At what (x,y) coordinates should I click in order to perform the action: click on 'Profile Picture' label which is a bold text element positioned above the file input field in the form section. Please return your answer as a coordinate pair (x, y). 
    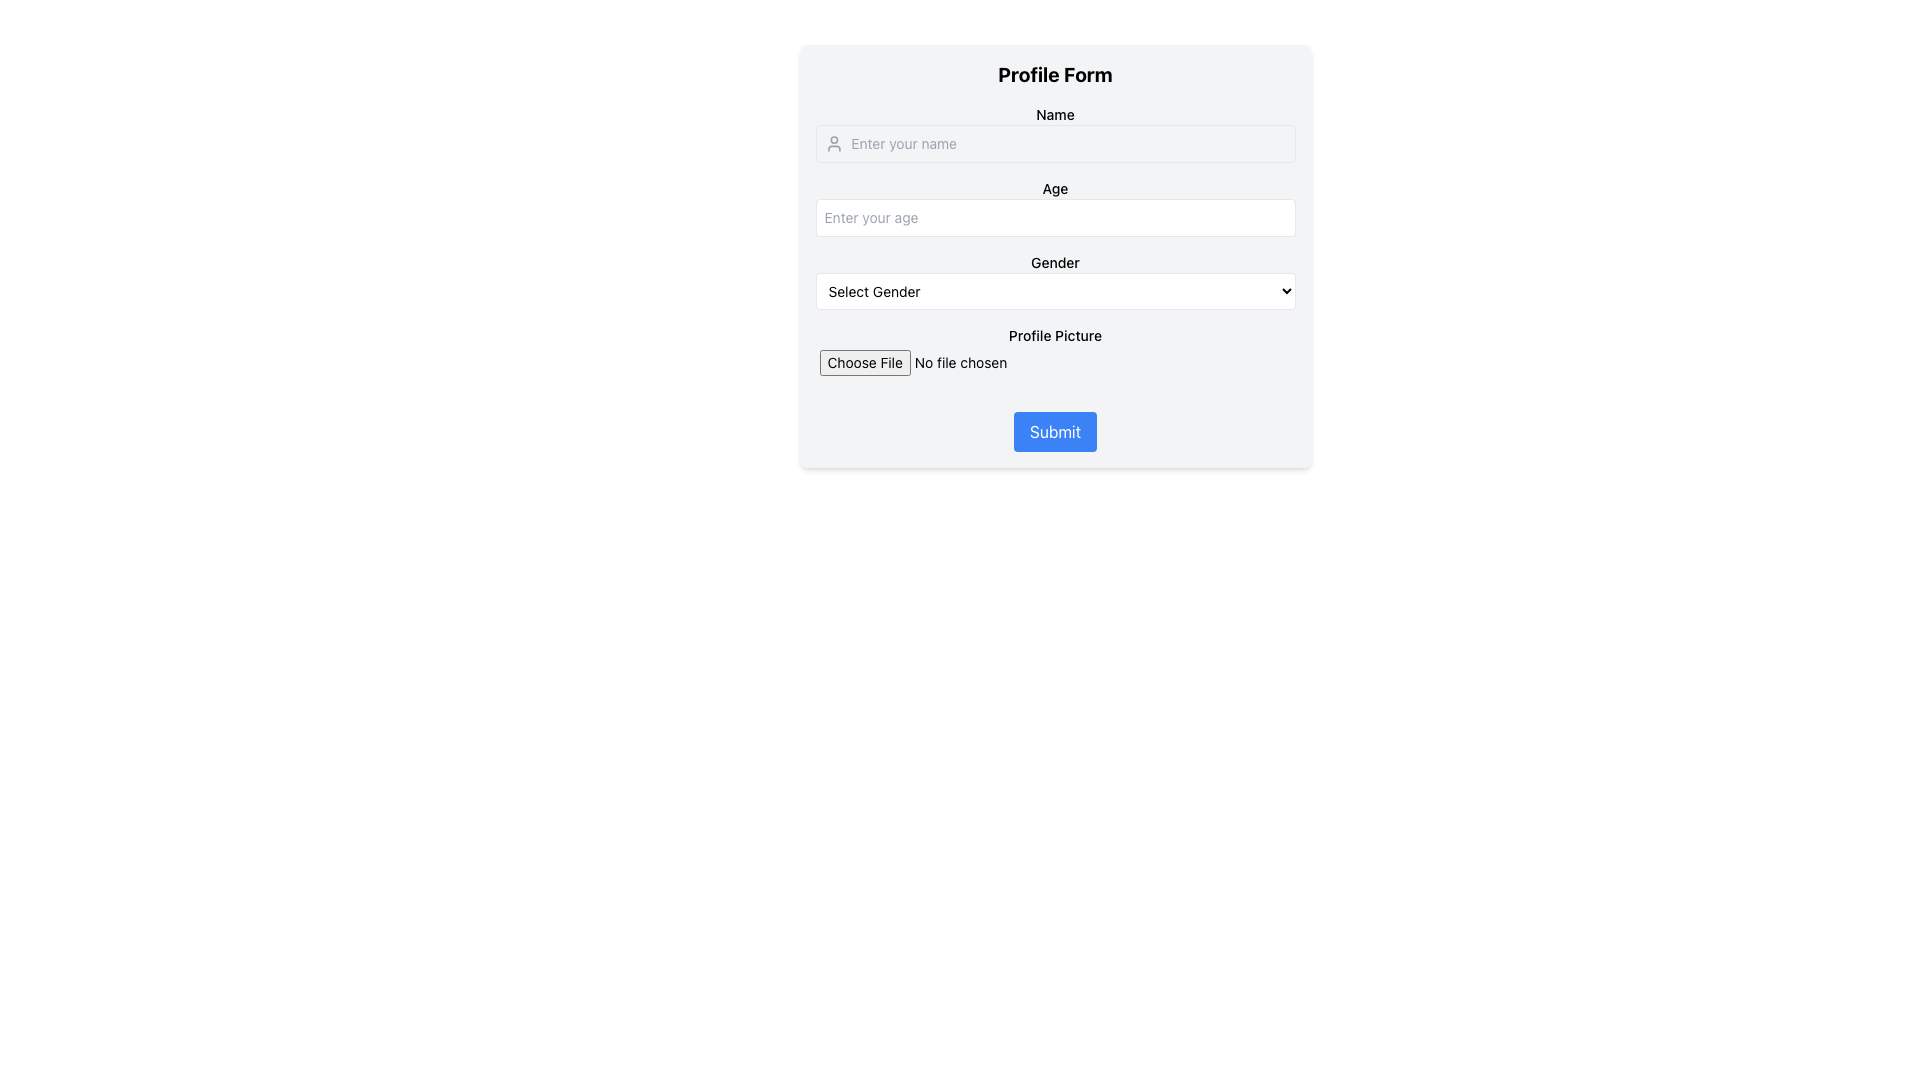
    Looking at the image, I should click on (1054, 334).